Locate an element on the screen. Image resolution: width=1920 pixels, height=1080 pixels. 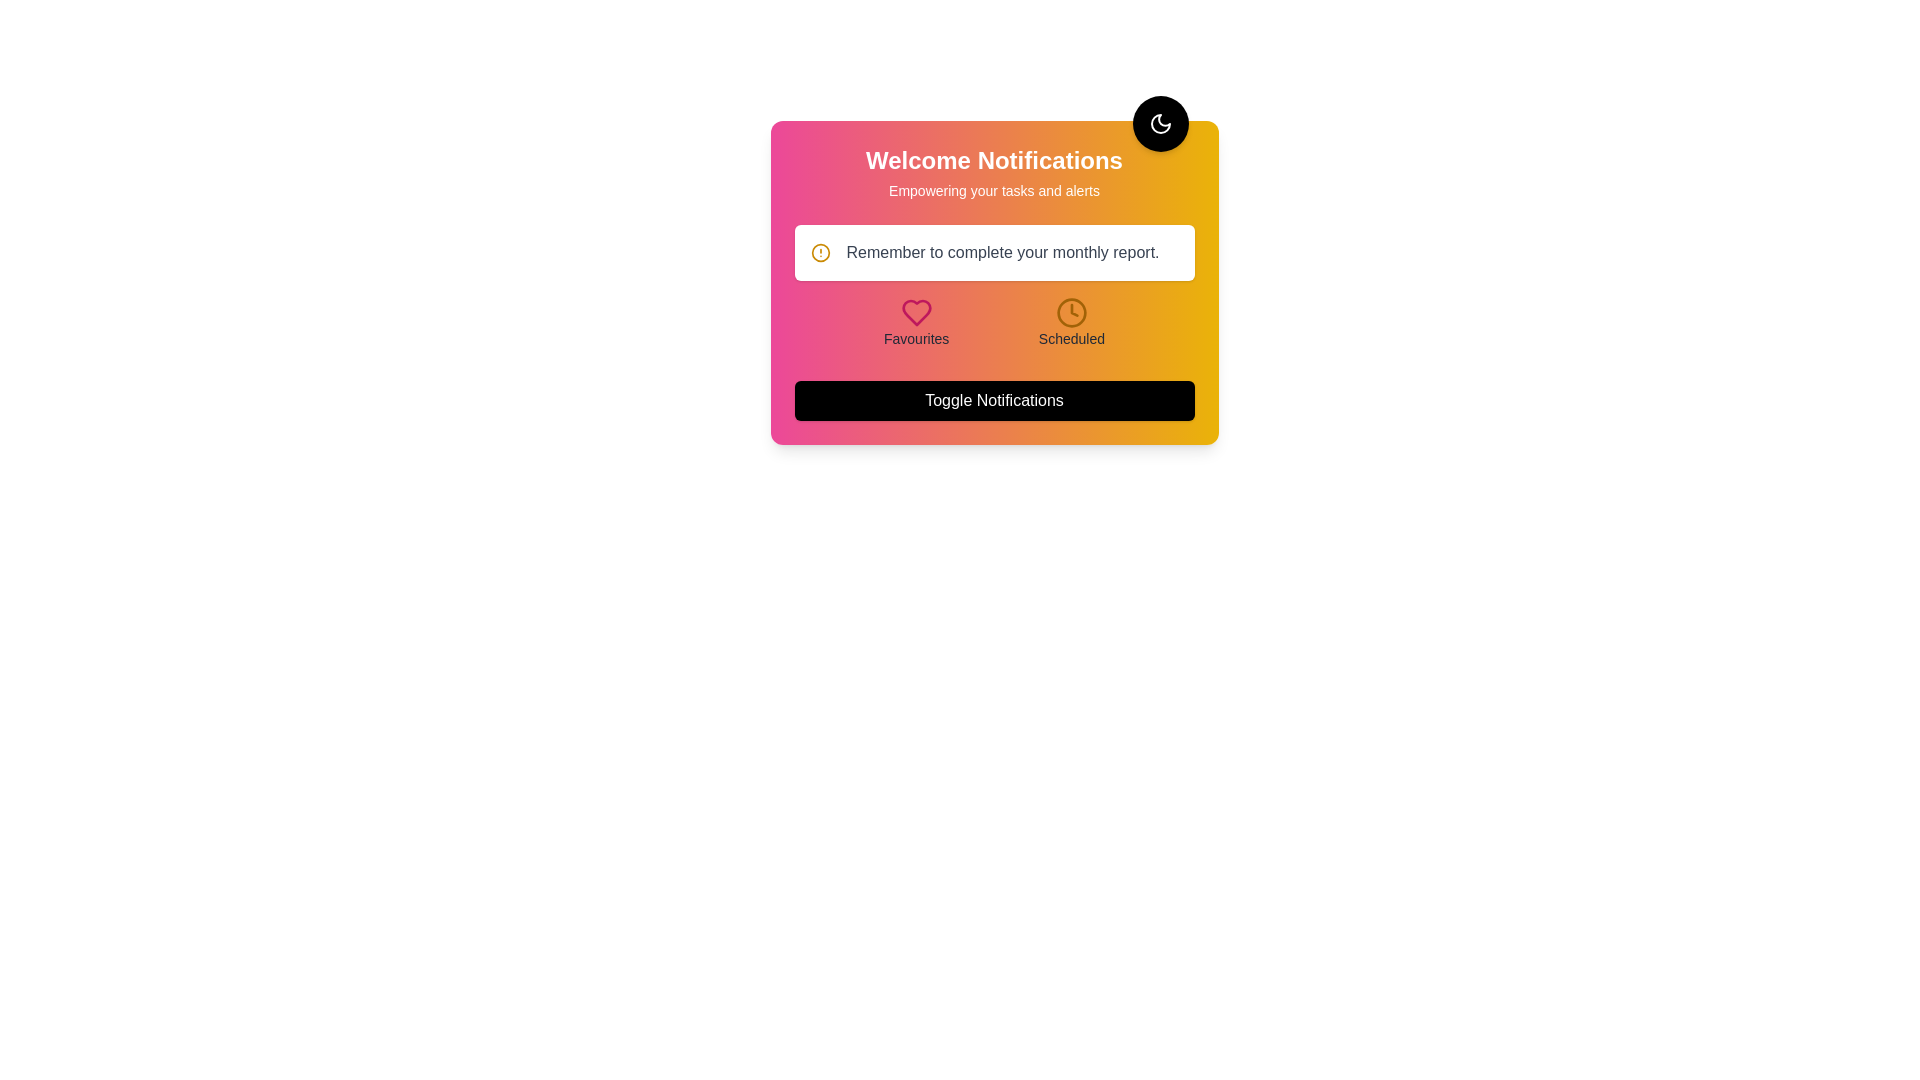
the 'Scheduled' label, which is styled with a small gray font and is positioned as the second option within a notification card, adjacent to a yellow clock-shaped icon is located at coordinates (1070, 338).